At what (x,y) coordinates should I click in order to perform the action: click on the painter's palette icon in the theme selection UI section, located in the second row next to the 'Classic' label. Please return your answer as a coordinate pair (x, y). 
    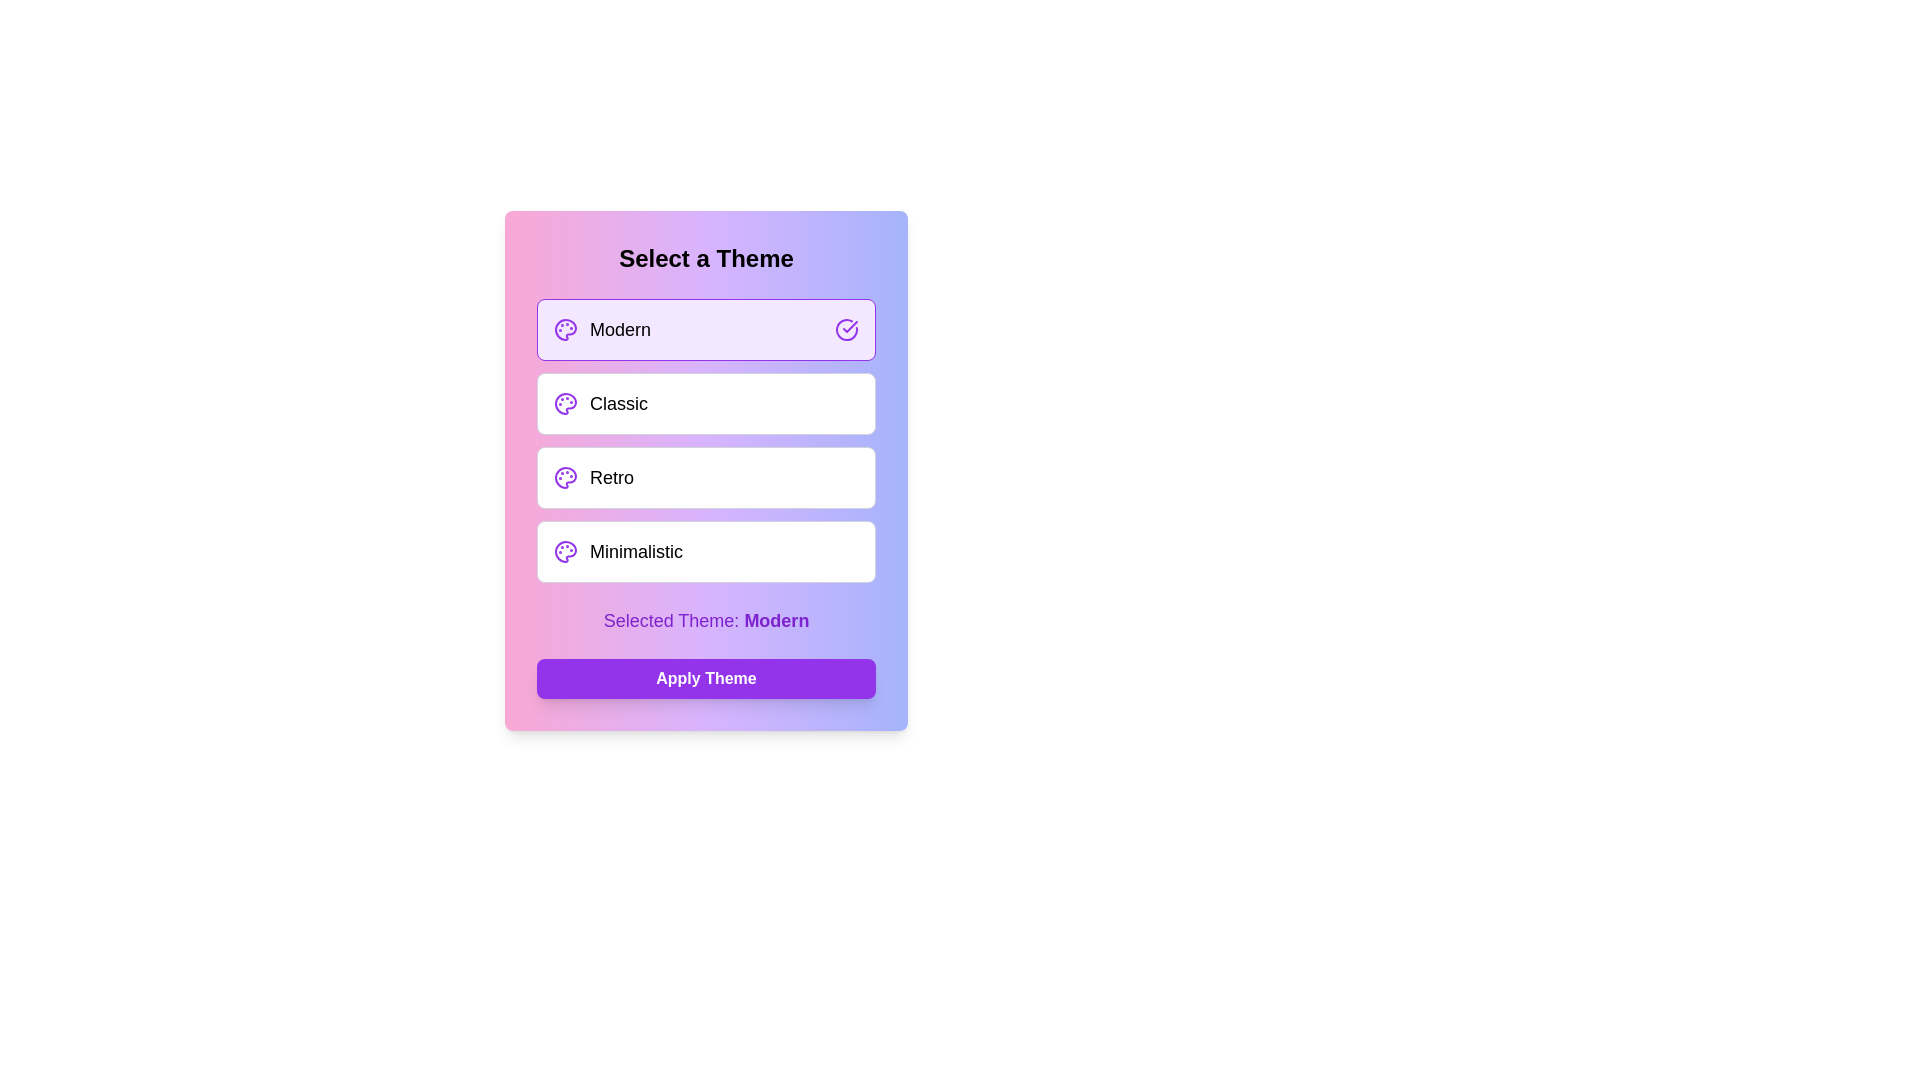
    Looking at the image, I should click on (565, 404).